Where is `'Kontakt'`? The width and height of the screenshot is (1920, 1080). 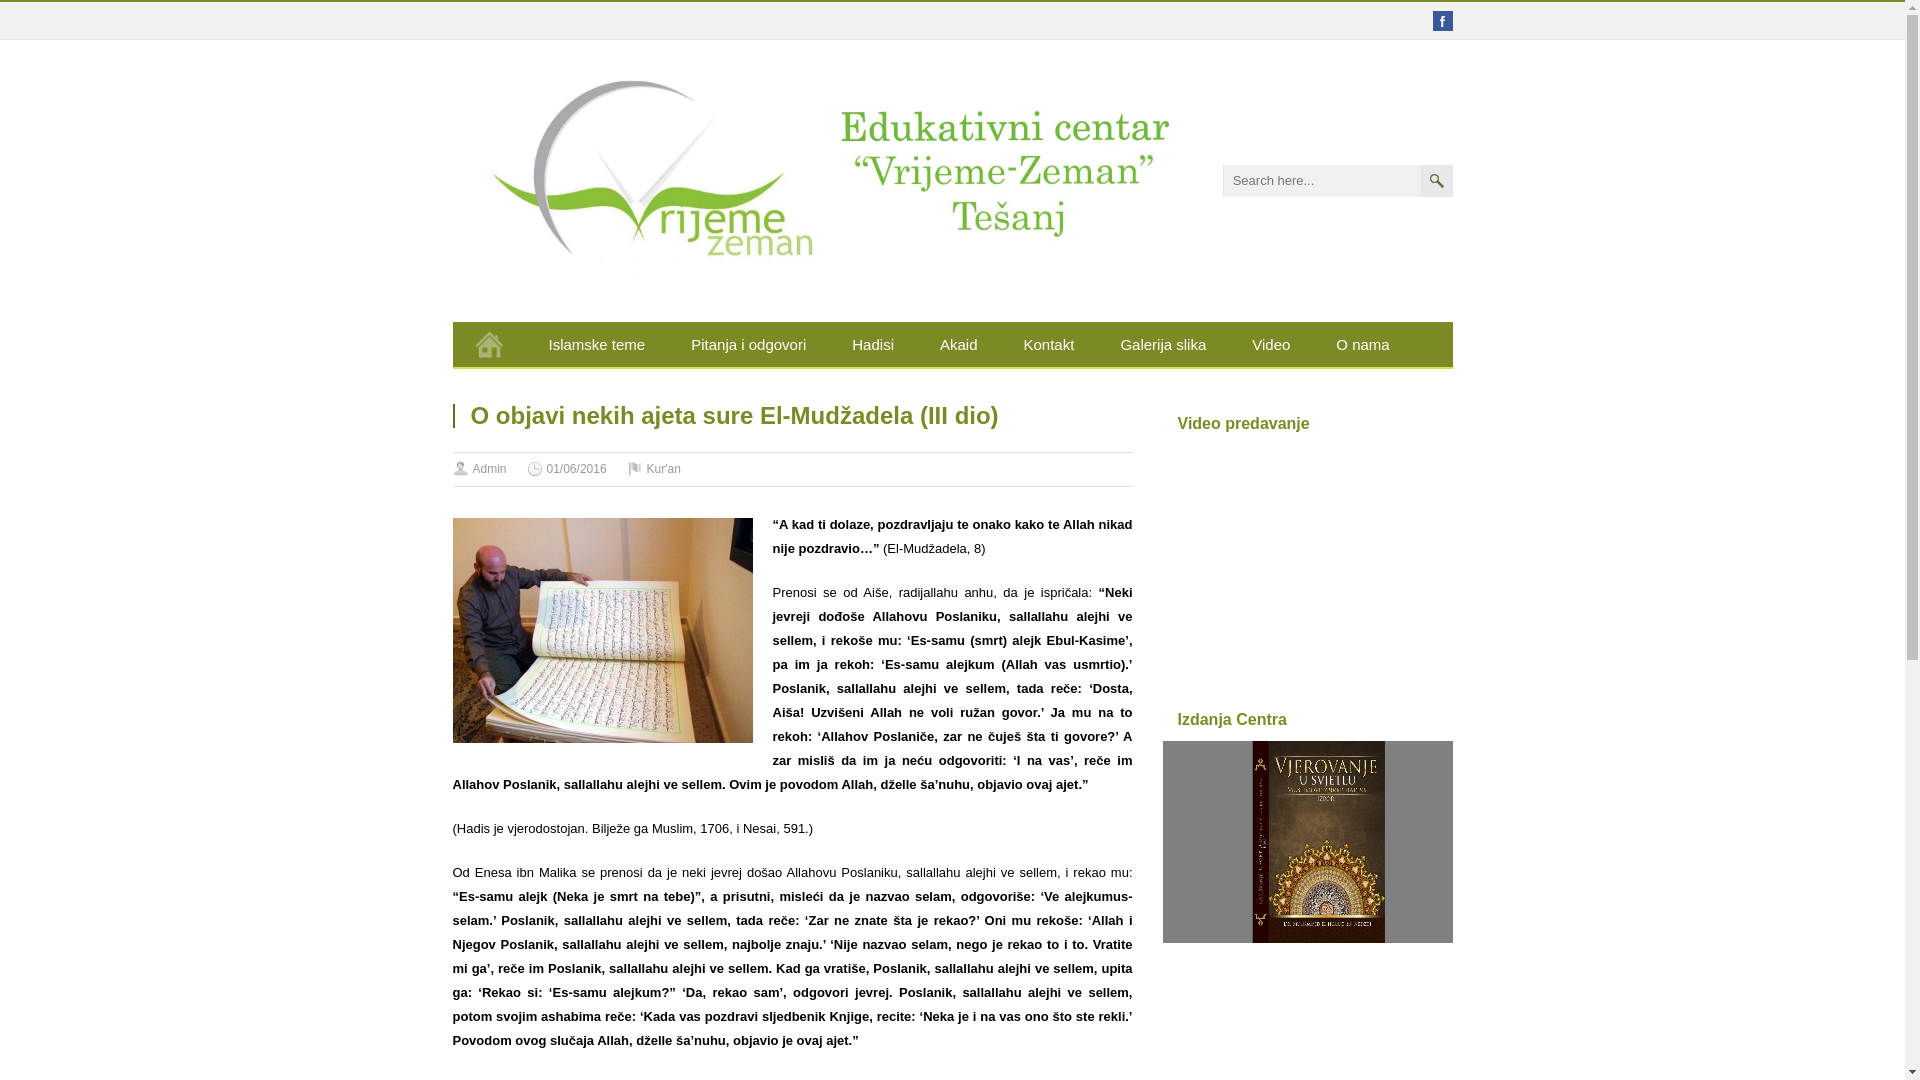 'Kontakt' is located at coordinates (1047, 343).